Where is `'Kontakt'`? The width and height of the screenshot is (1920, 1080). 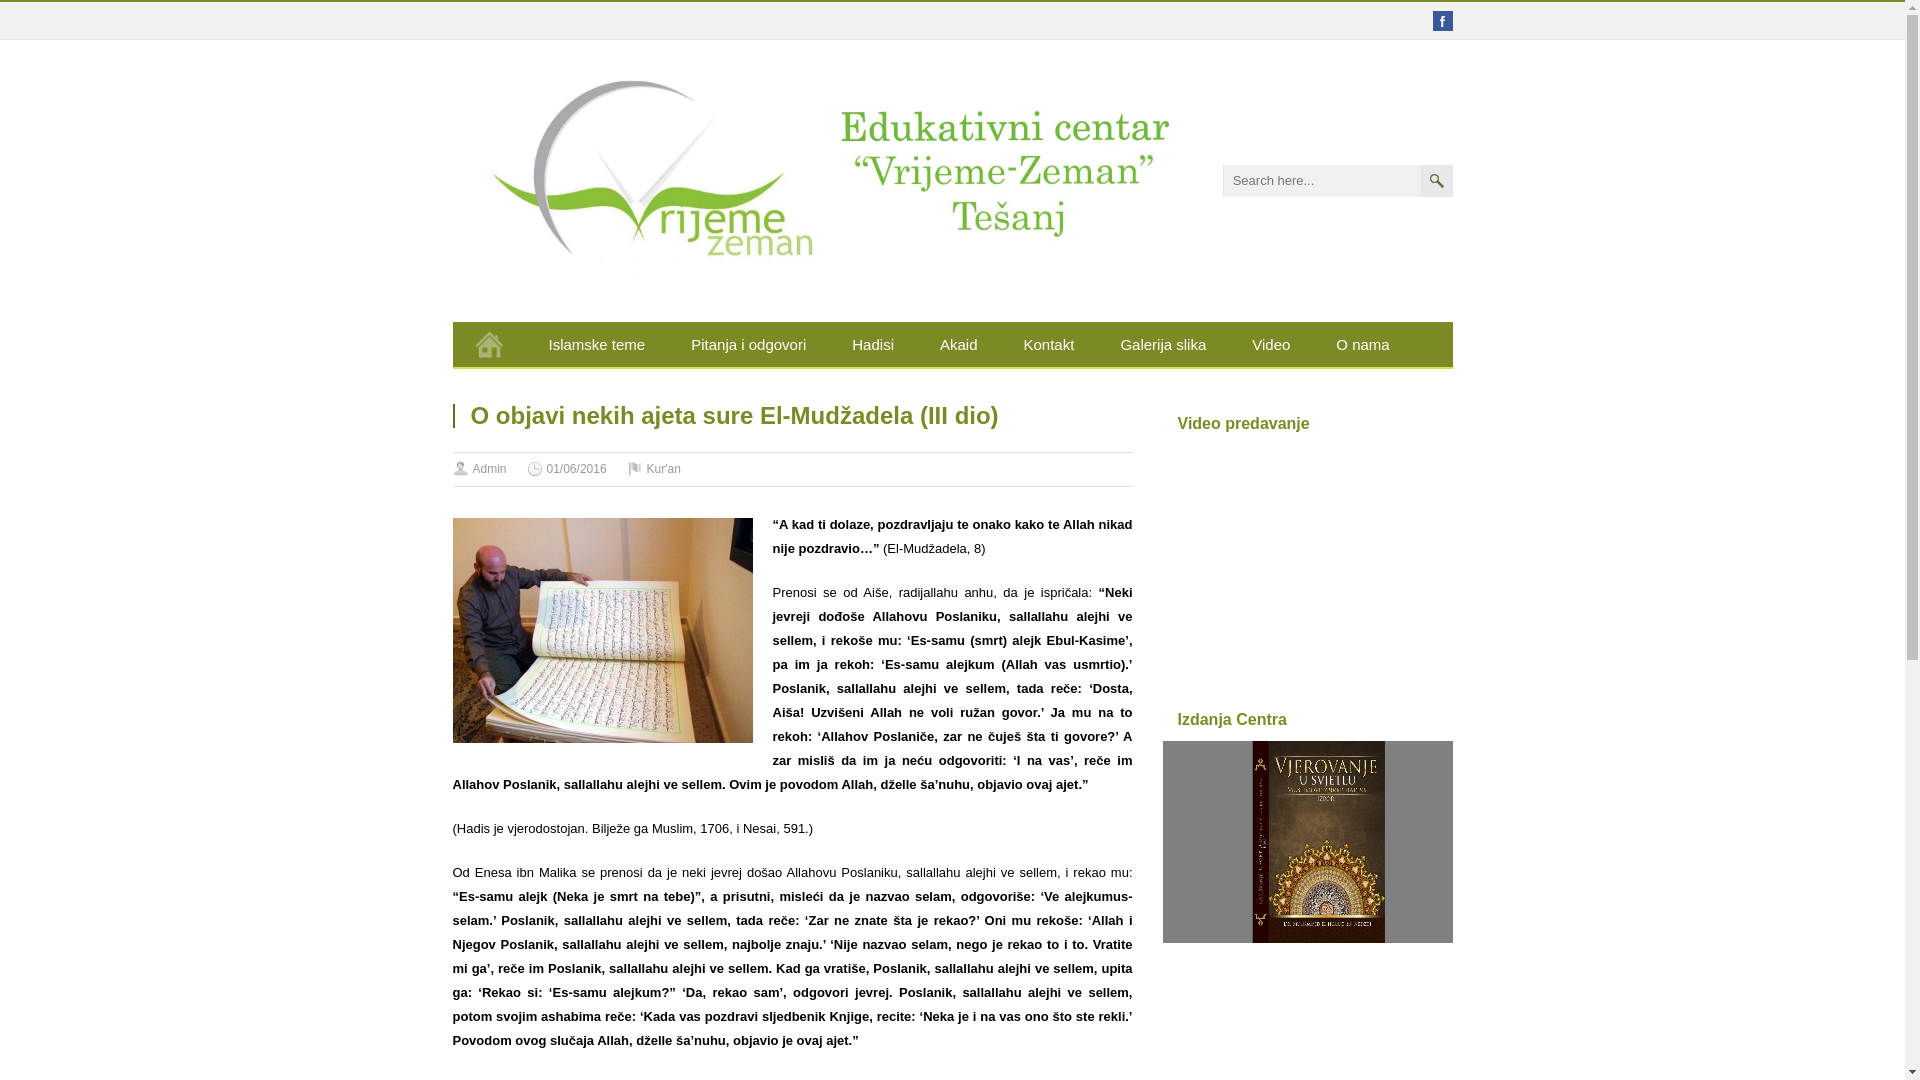 'Kontakt' is located at coordinates (1047, 343).